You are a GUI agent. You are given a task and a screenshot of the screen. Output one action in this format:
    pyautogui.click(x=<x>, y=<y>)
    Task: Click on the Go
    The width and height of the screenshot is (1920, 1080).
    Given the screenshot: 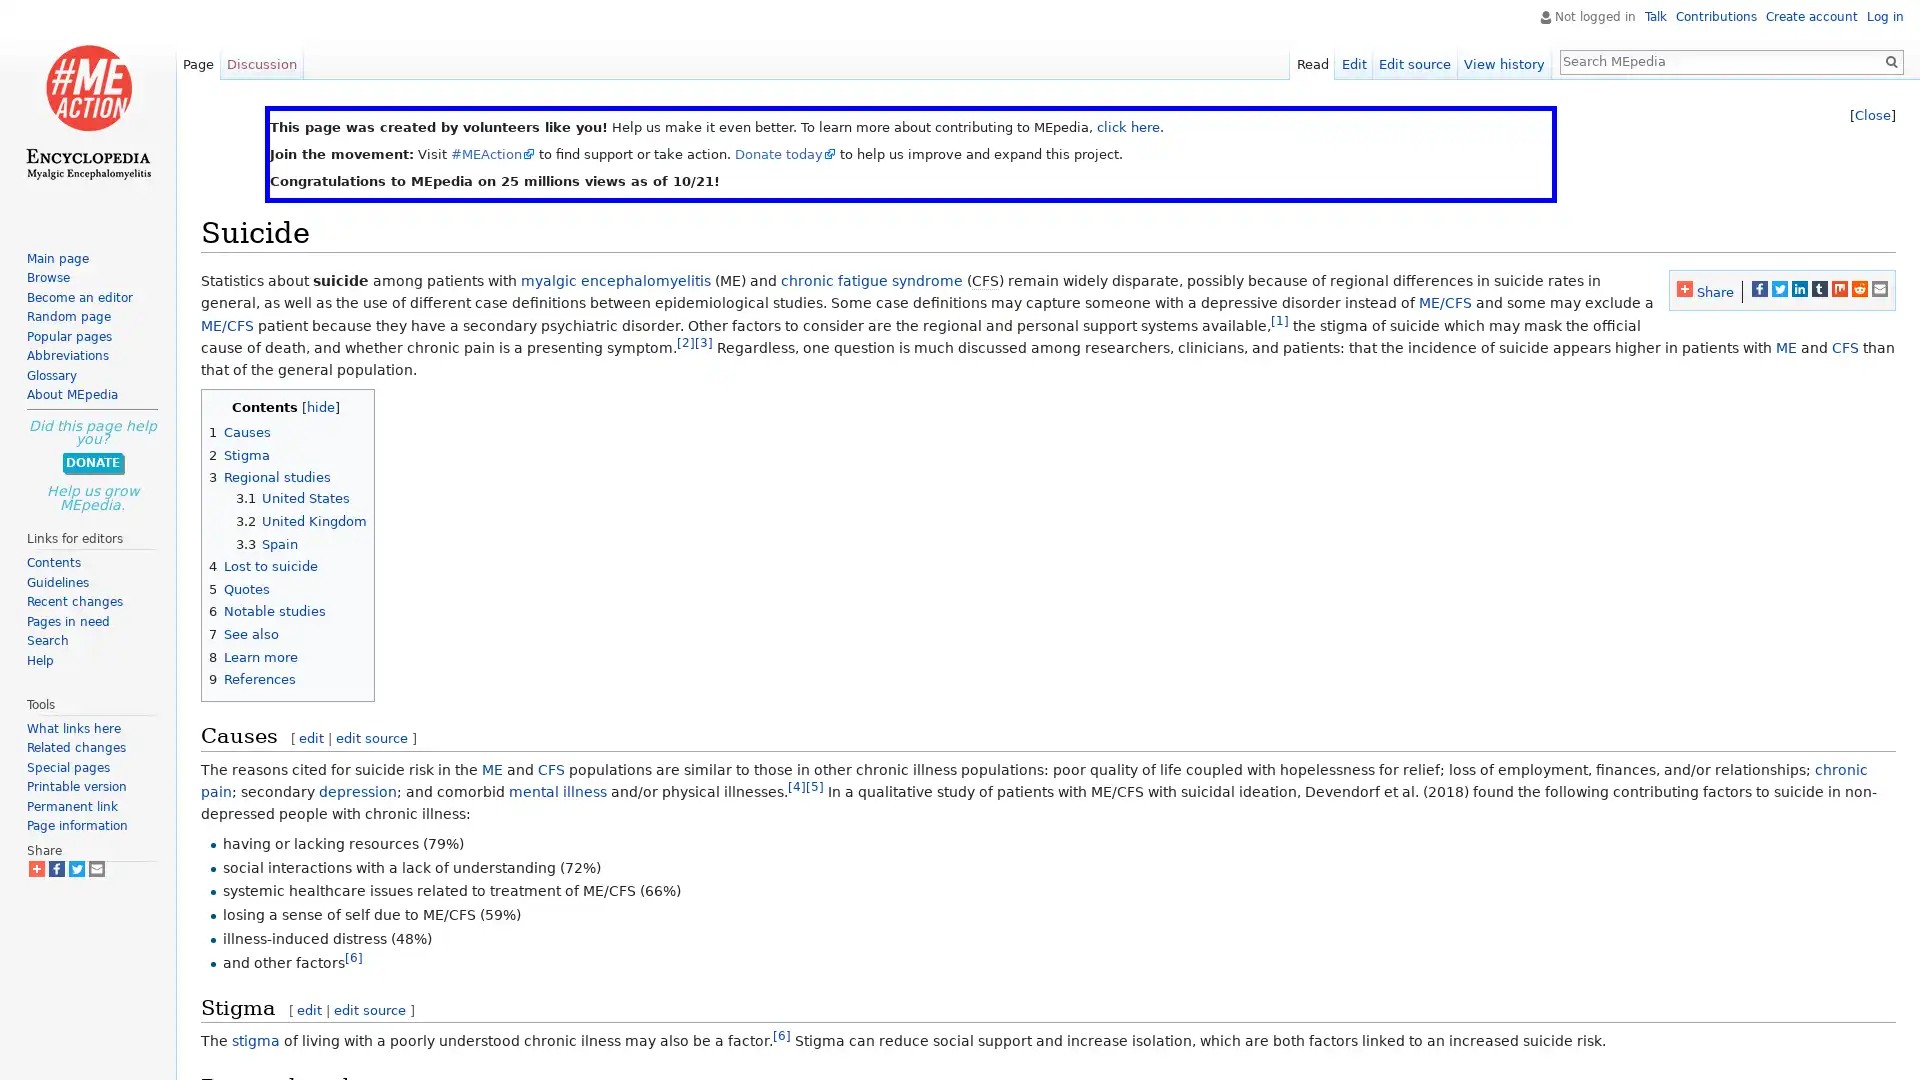 What is the action you would take?
    pyautogui.click(x=1890, y=60)
    